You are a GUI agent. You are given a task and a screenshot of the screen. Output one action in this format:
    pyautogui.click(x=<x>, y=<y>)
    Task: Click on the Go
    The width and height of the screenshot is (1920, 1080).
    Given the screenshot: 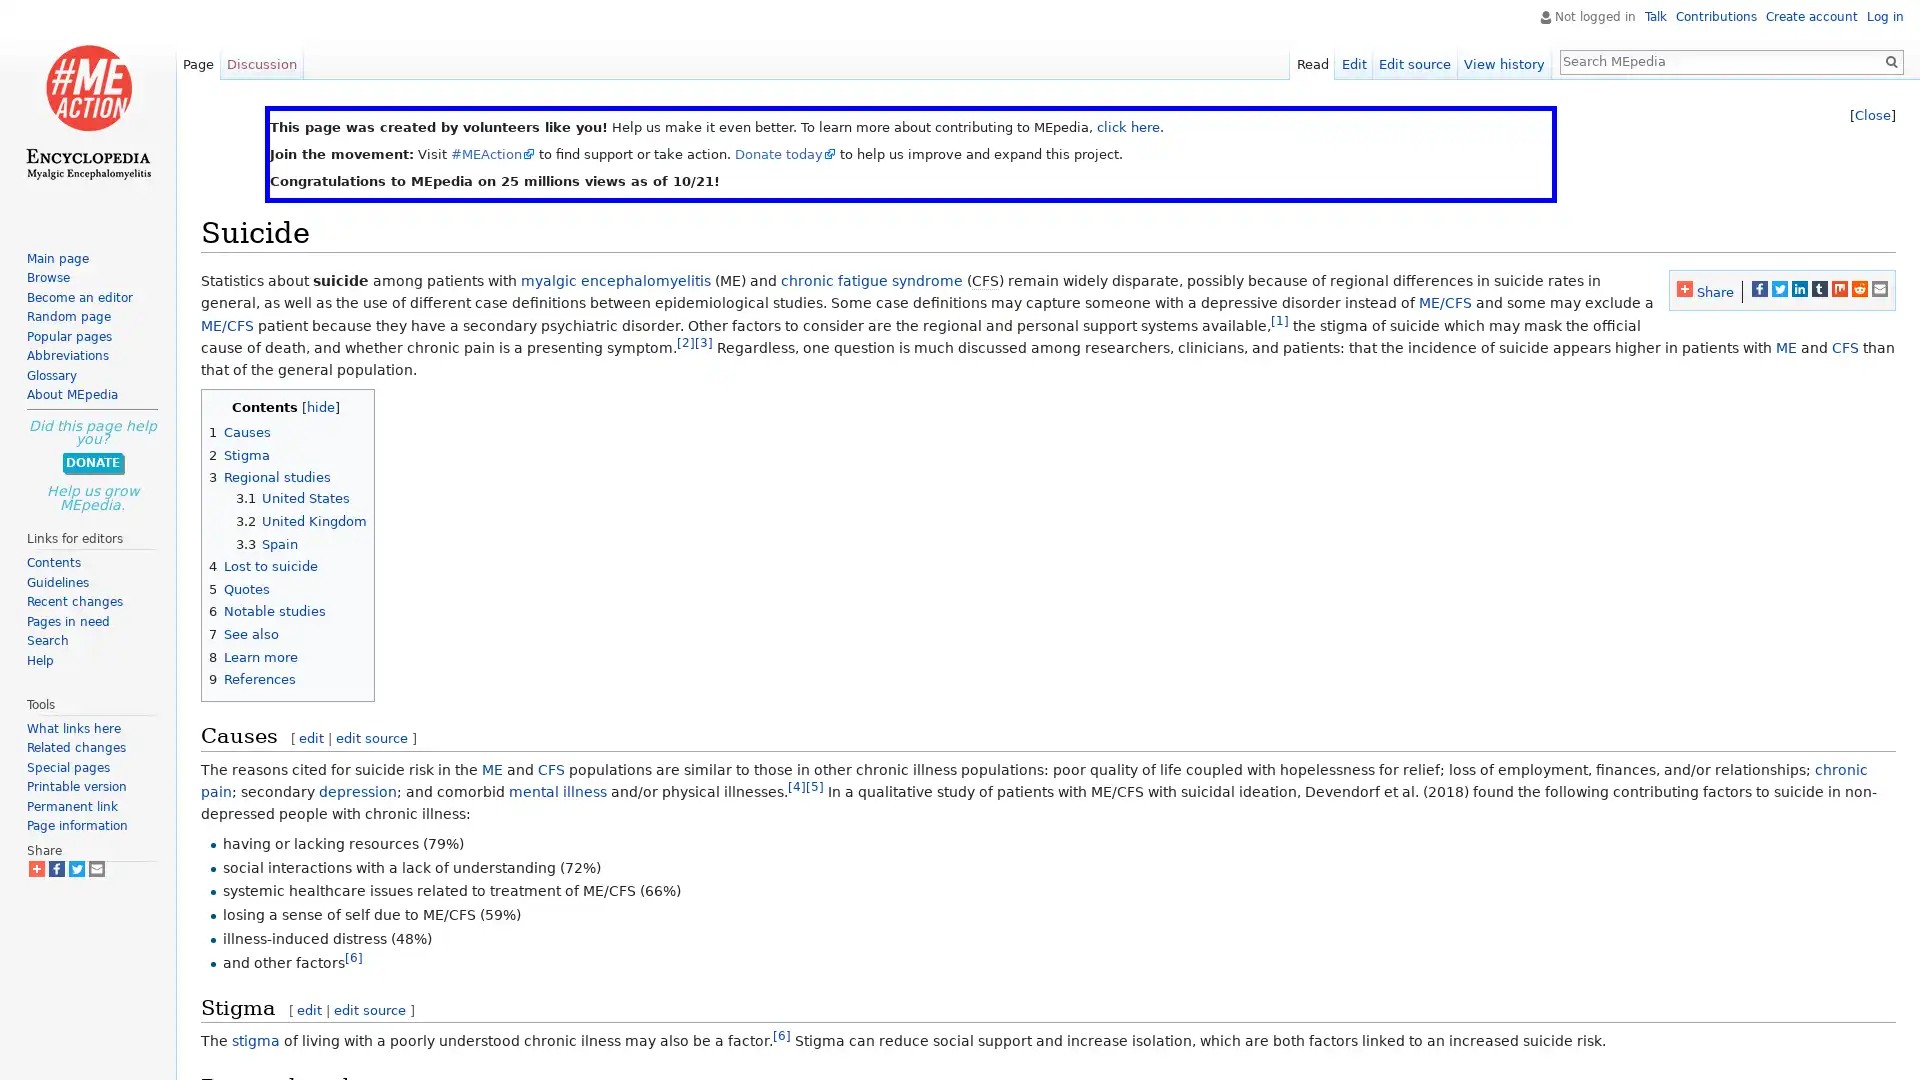 What is the action you would take?
    pyautogui.click(x=1890, y=60)
    